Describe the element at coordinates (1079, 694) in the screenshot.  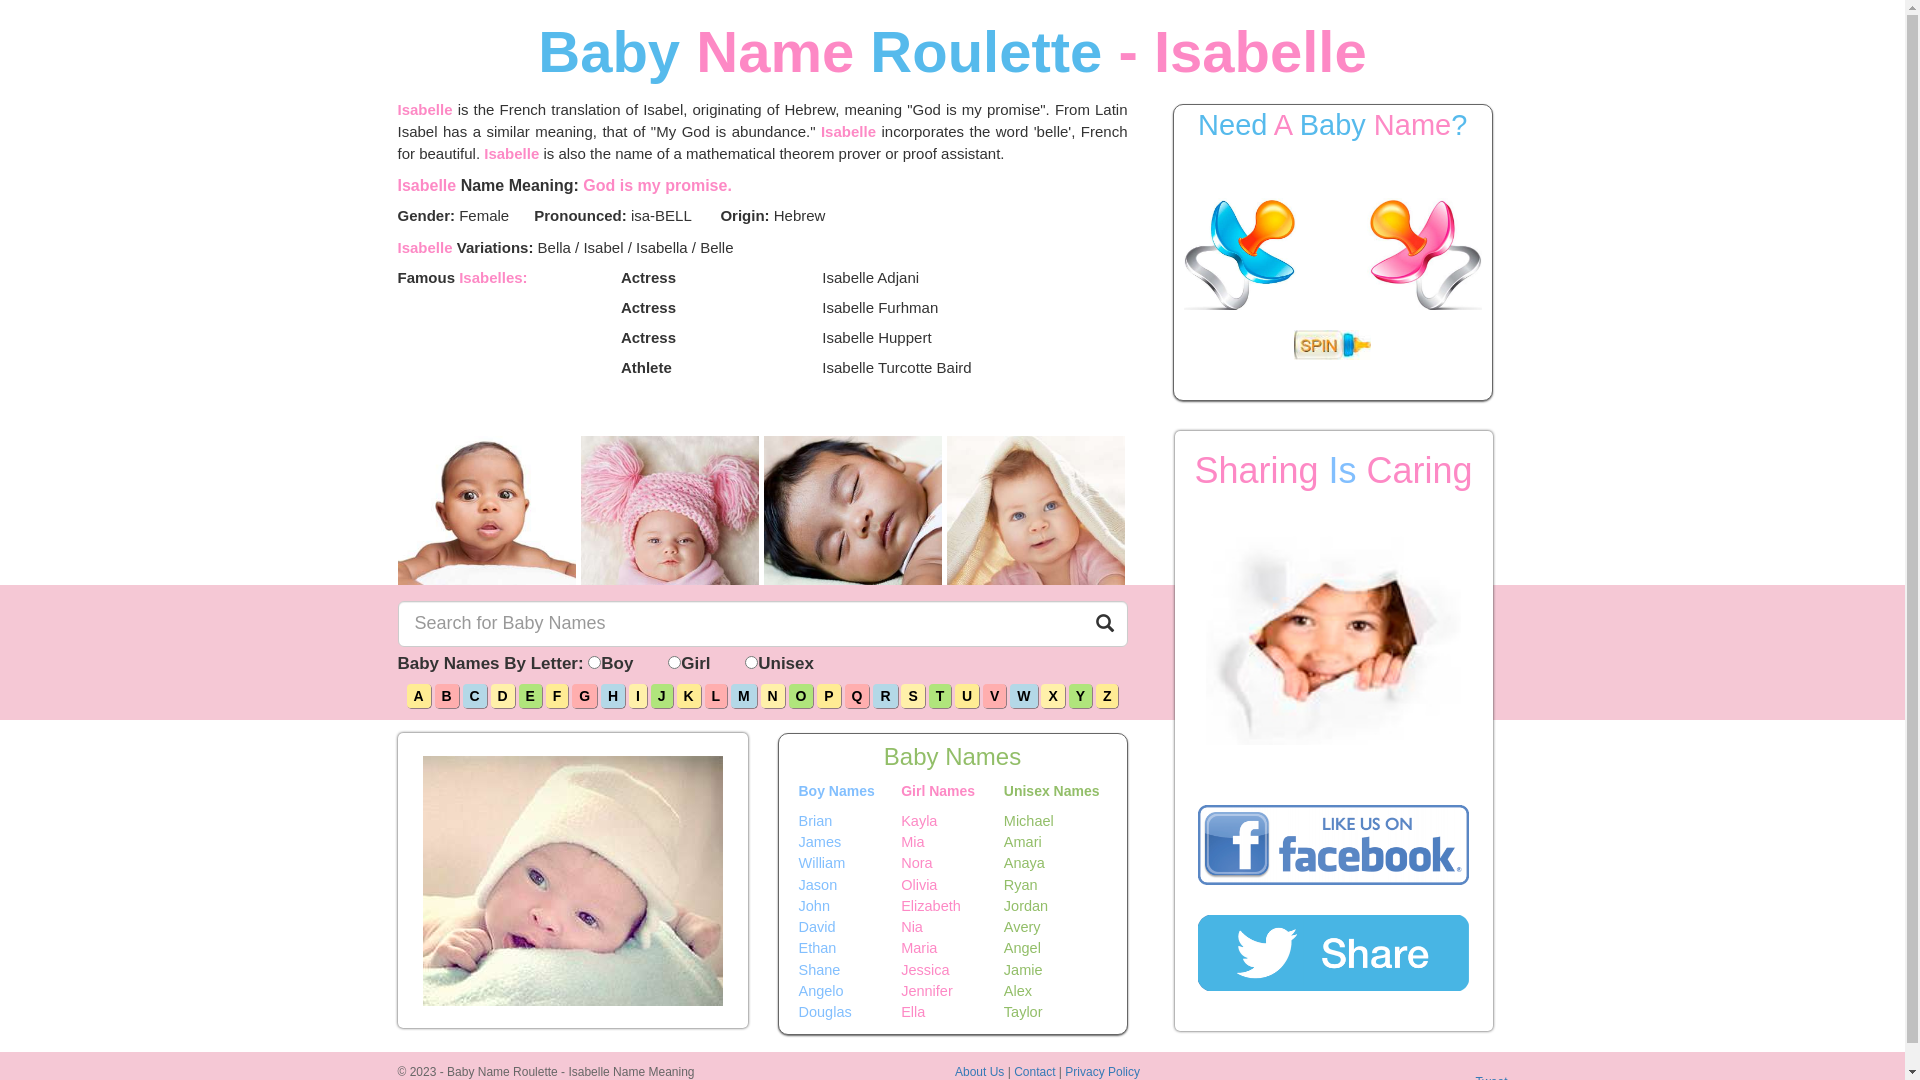
I see `'Y'` at that location.